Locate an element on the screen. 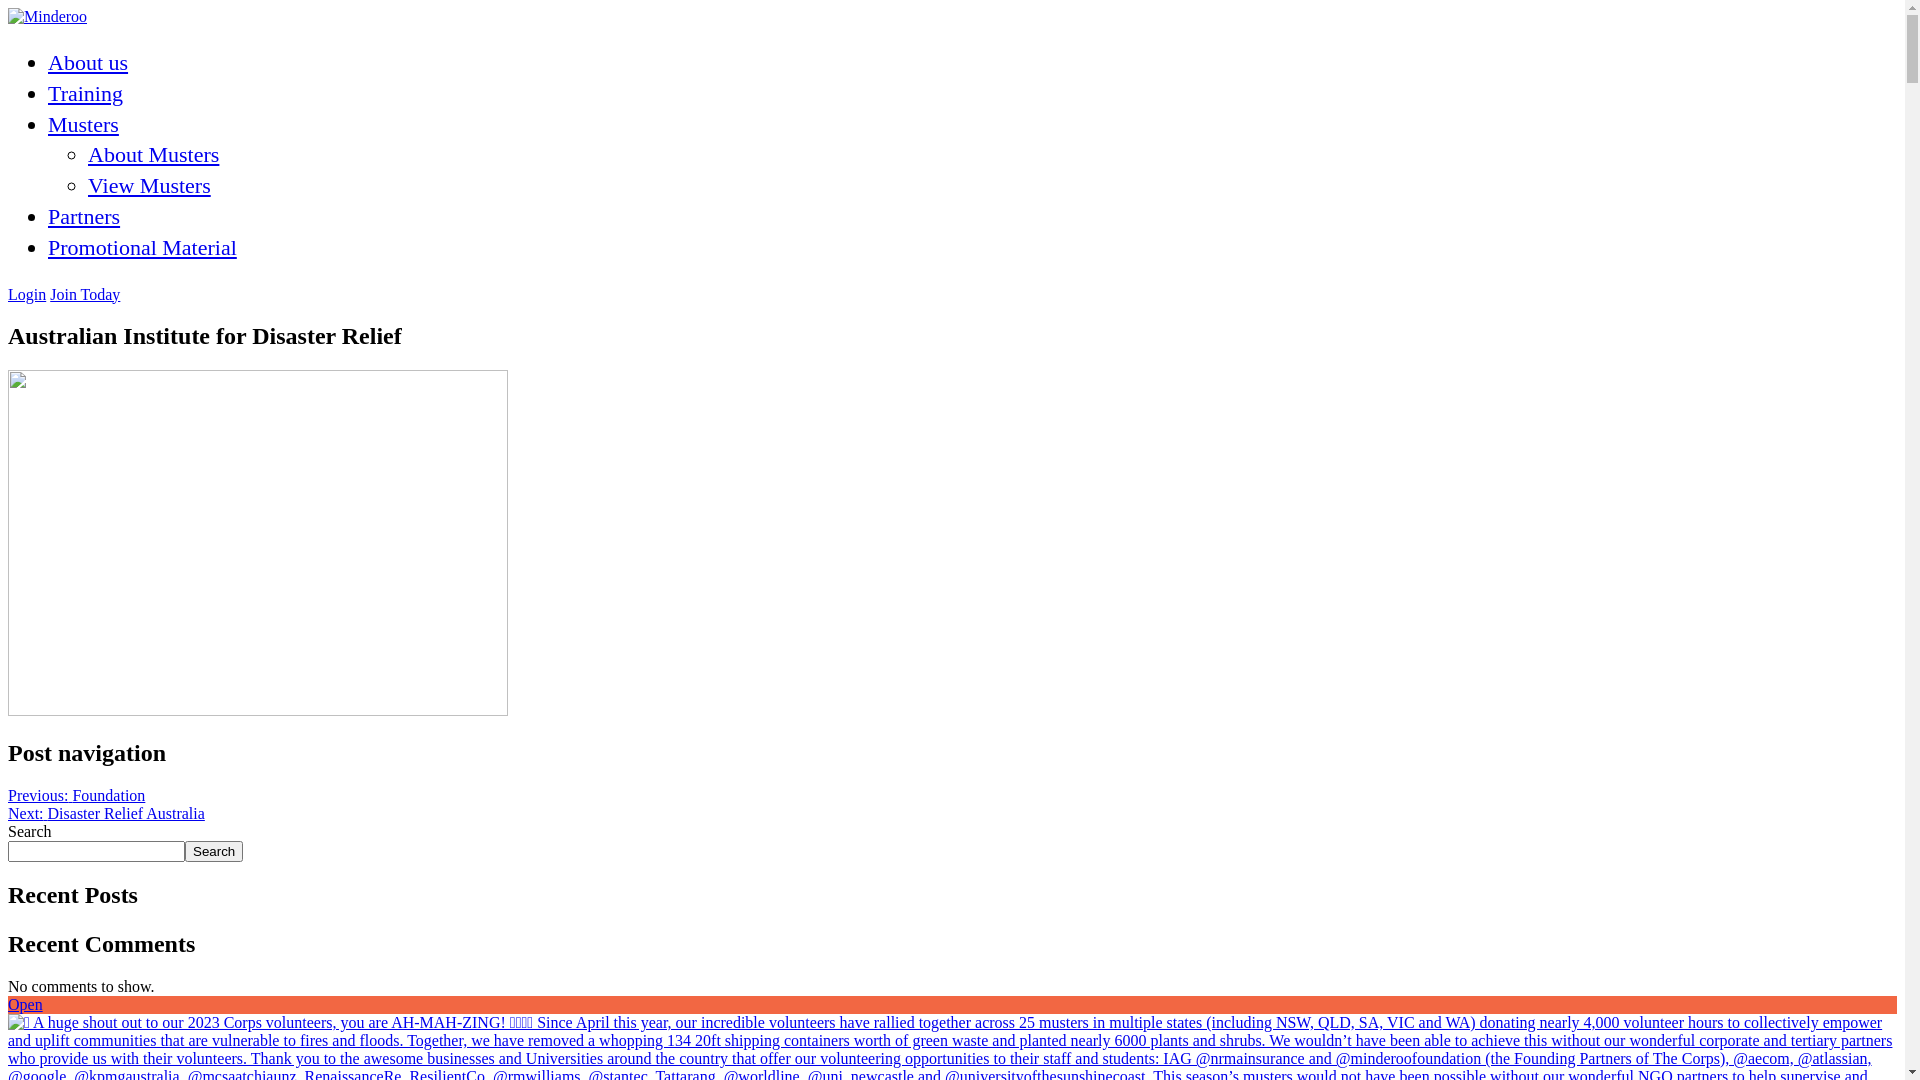  'About Musters' is located at coordinates (86, 153).